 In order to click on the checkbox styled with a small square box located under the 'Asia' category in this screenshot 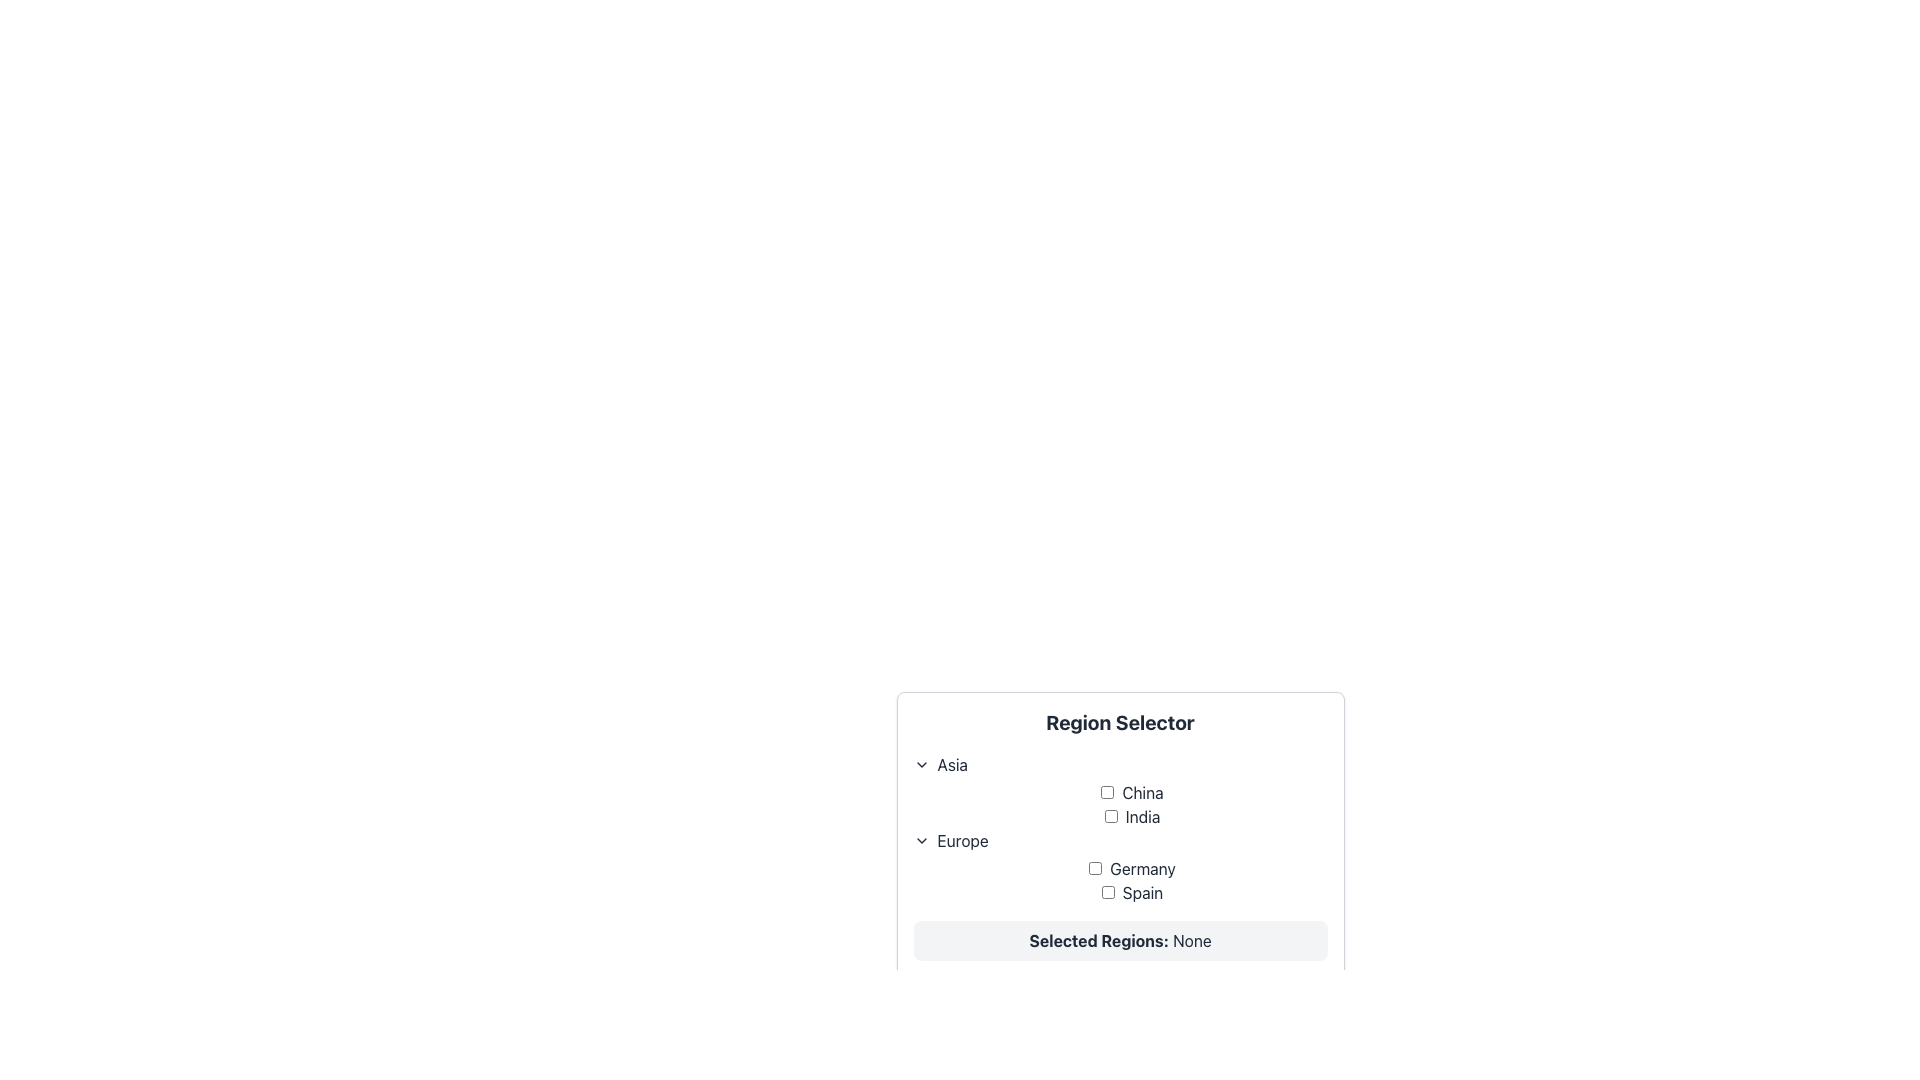, I will do `click(1110, 816)`.